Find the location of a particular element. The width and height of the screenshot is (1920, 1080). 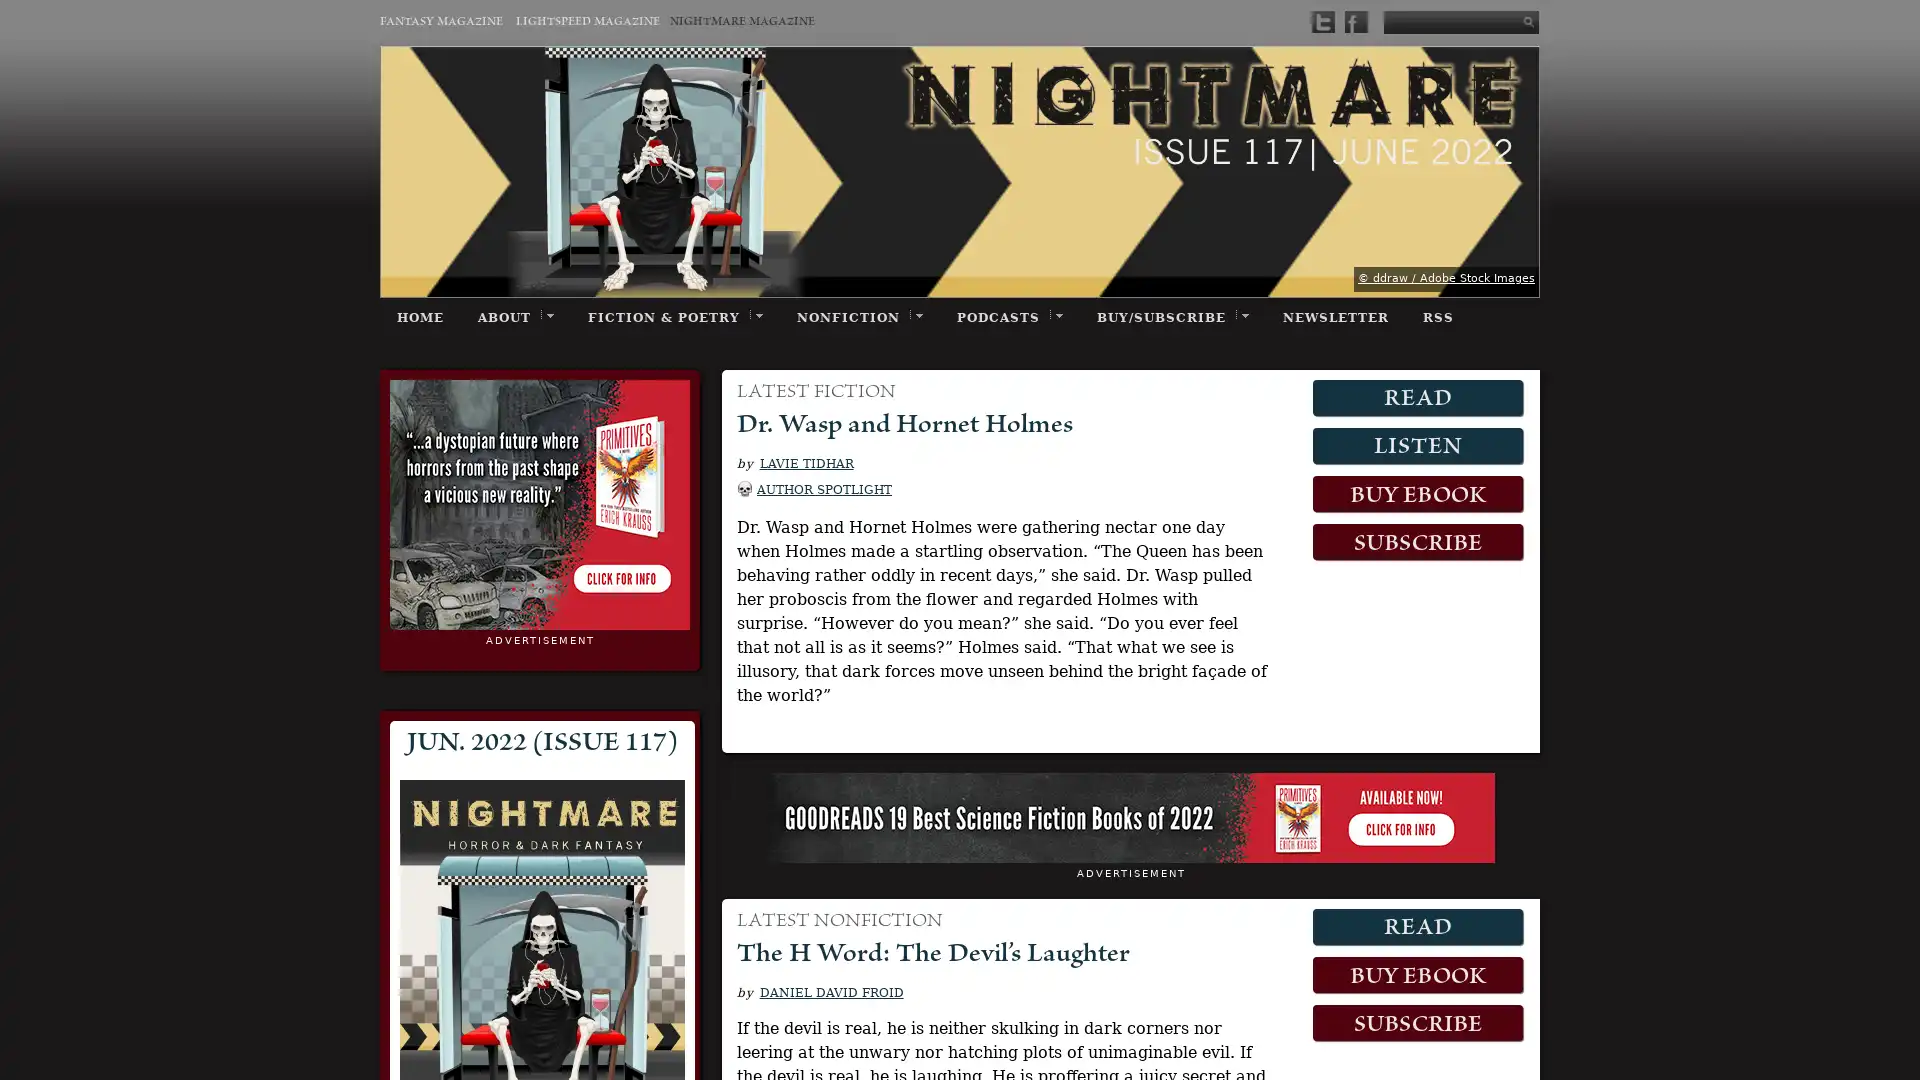

Submit is located at coordinates (1550, 21).